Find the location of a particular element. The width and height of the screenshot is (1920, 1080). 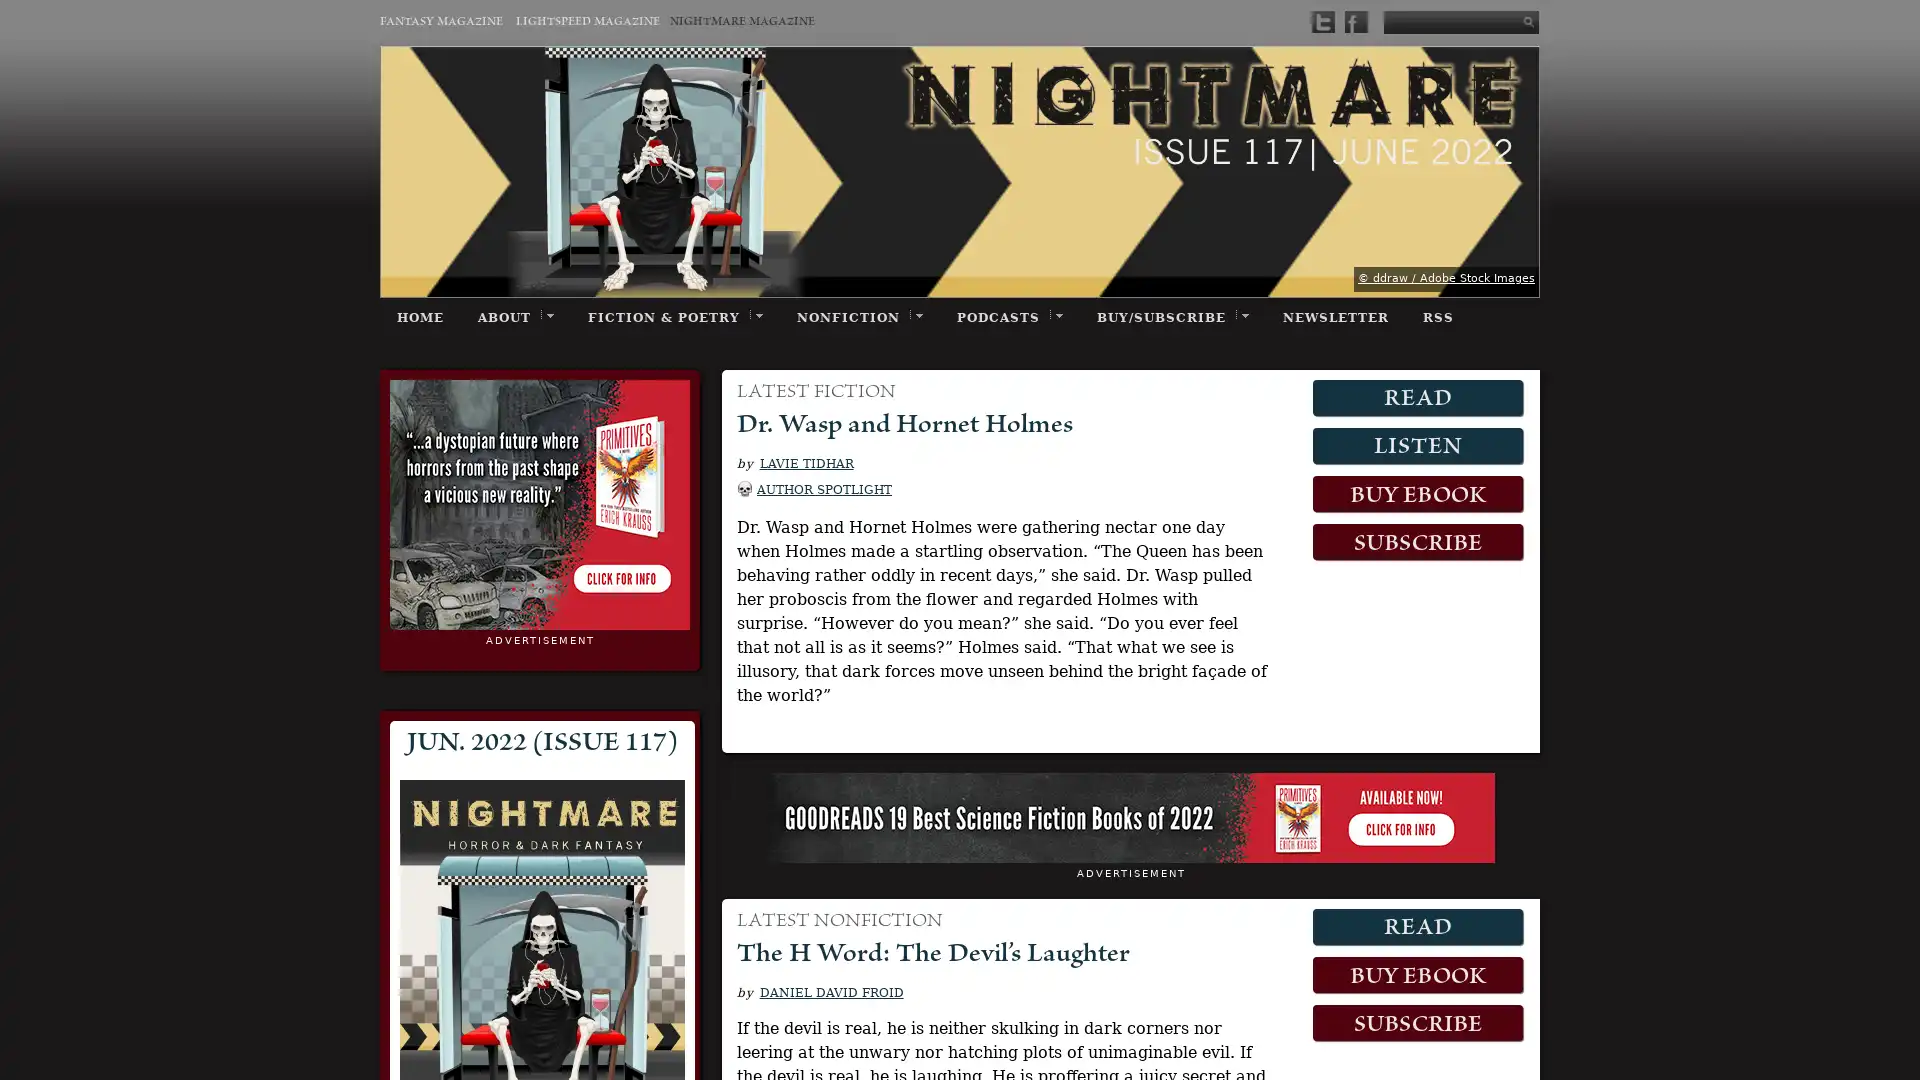

Submit is located at coordinates (1550, 21).